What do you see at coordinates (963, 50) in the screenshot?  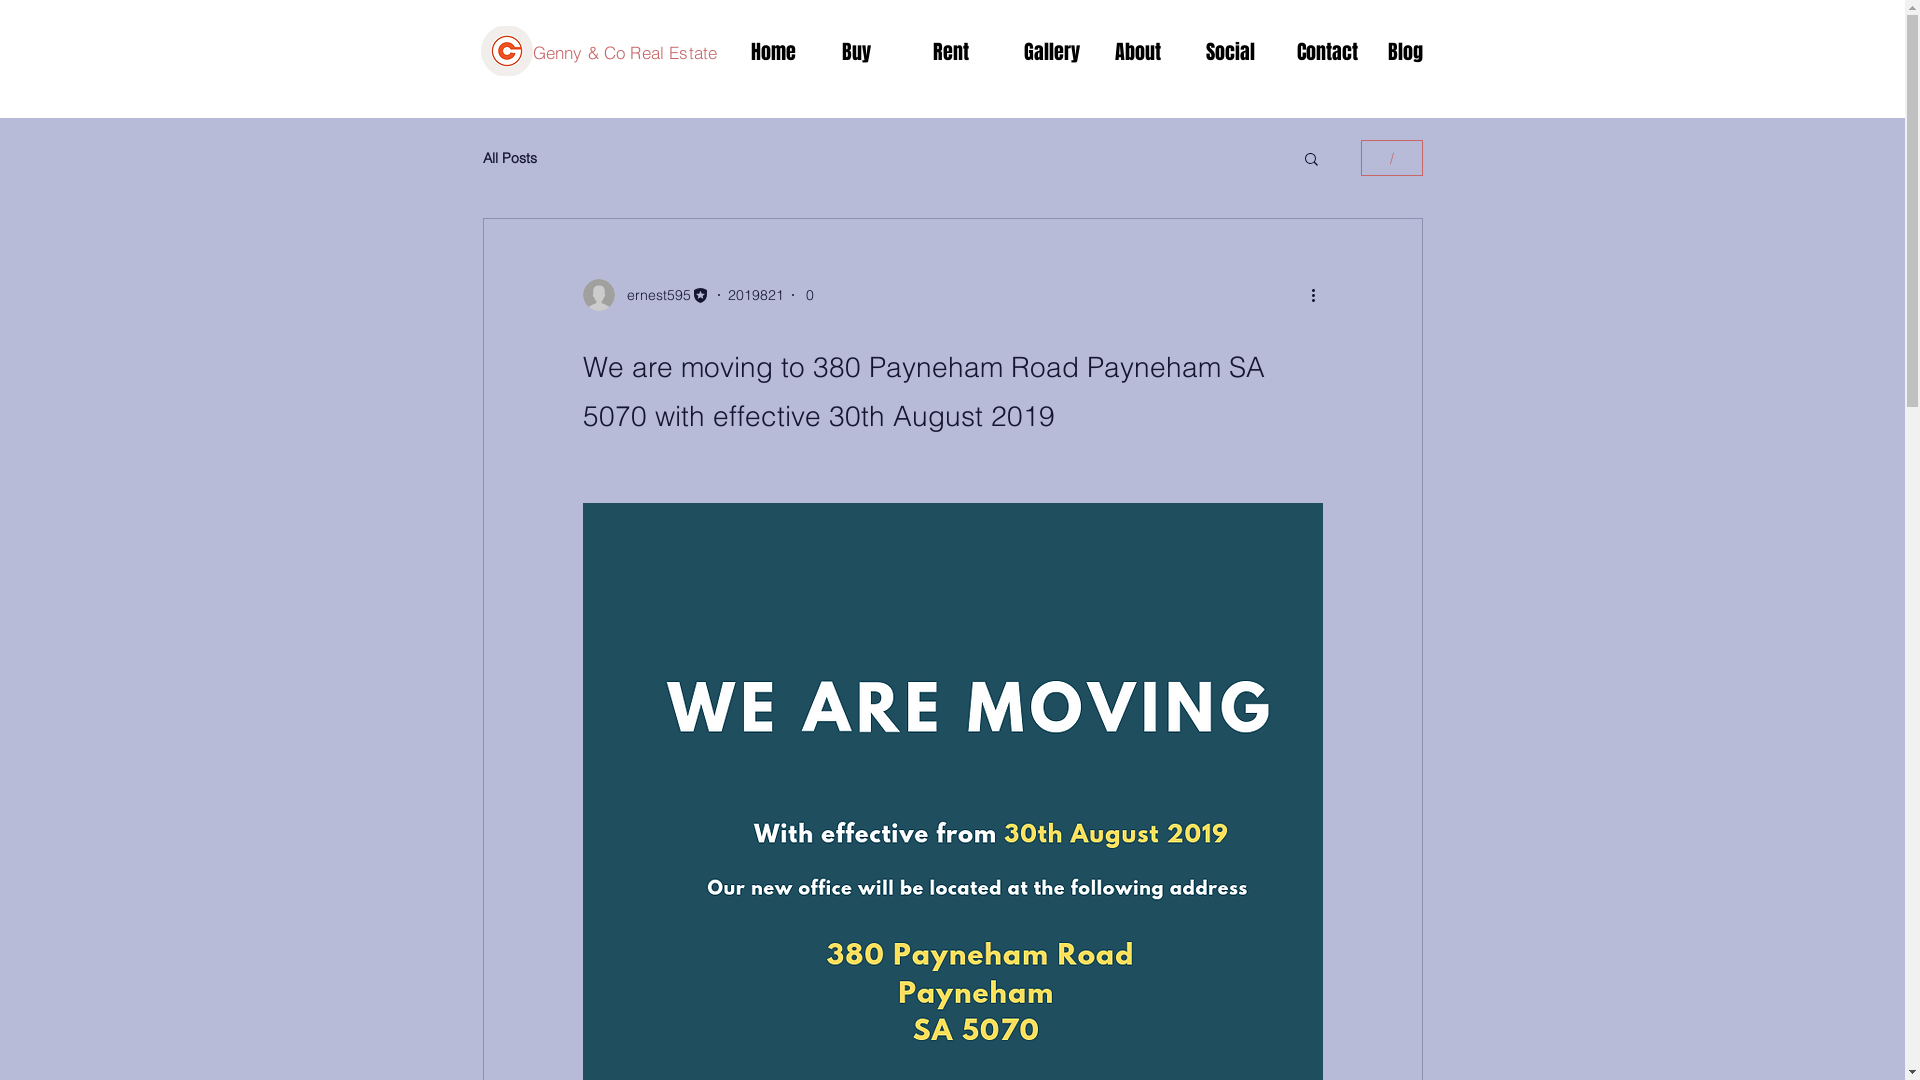 I see `'Rent'` at bounding box center [963, 50].